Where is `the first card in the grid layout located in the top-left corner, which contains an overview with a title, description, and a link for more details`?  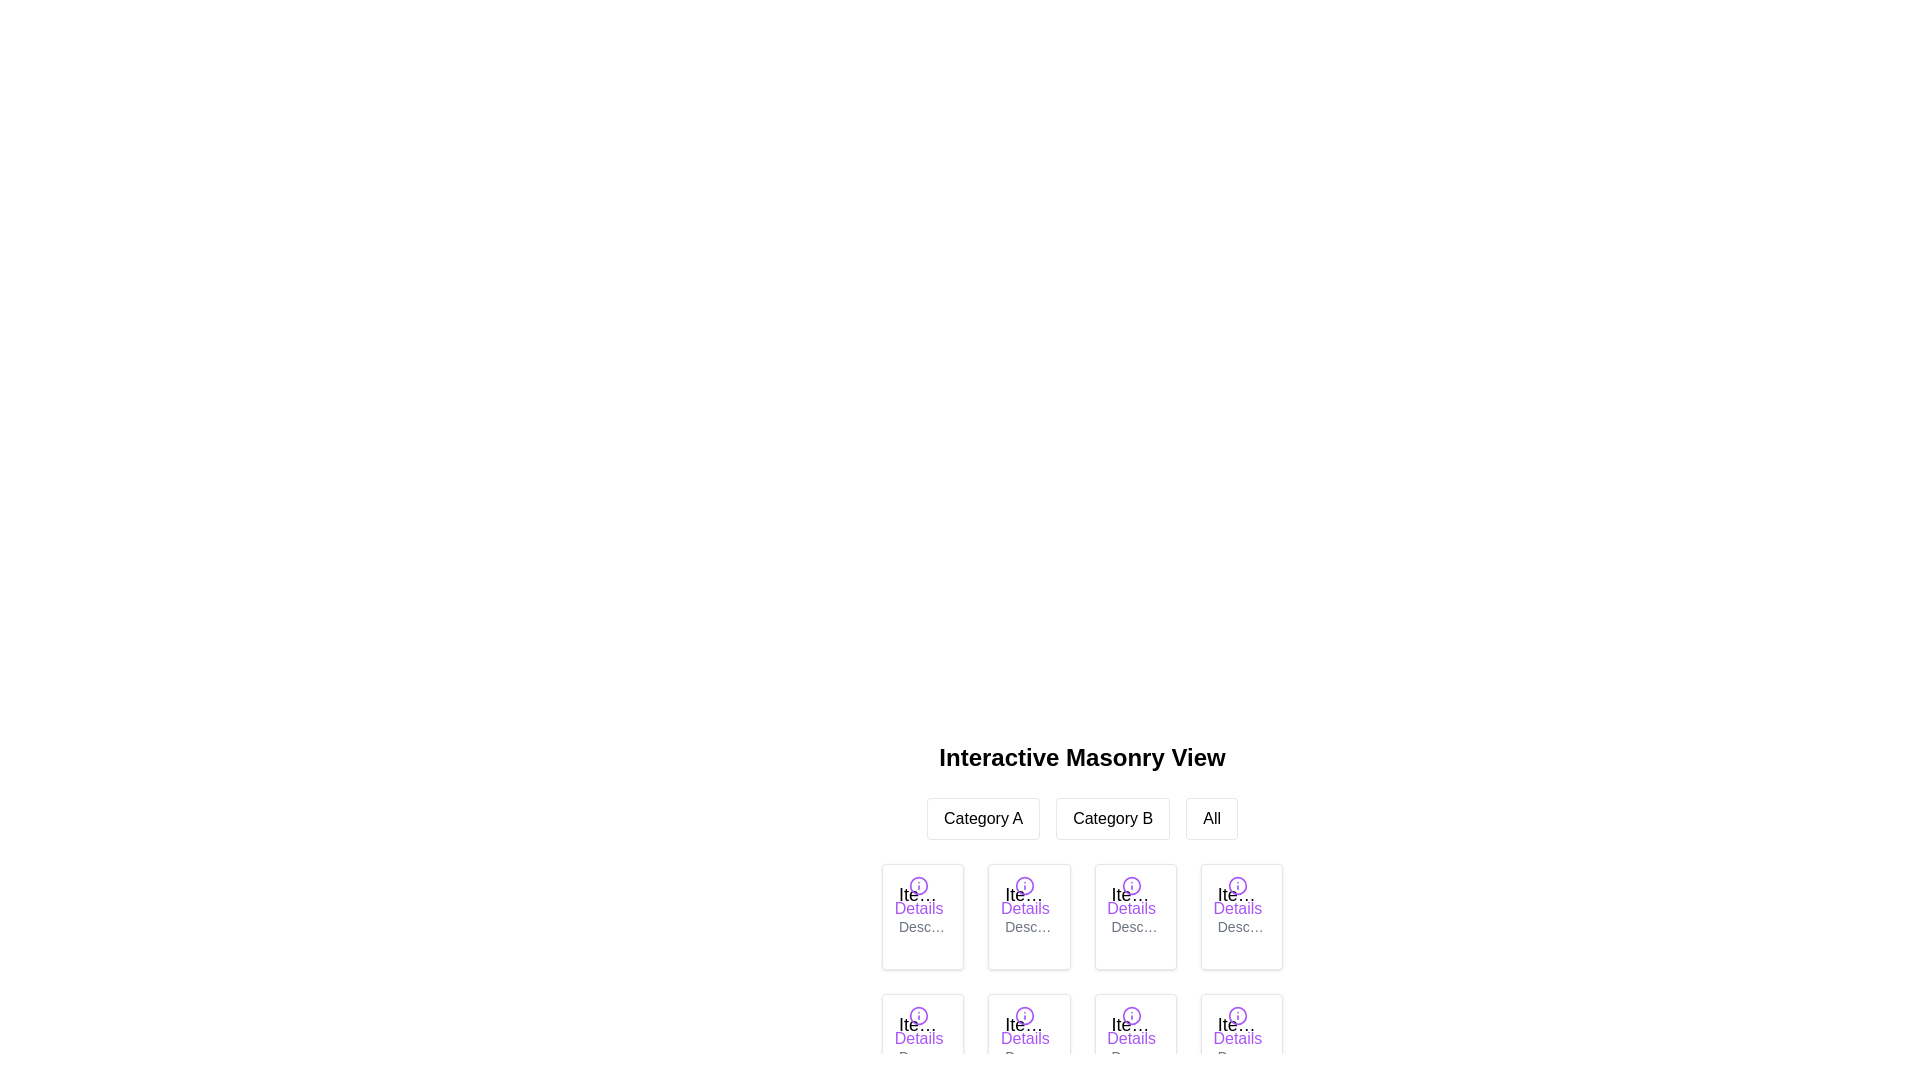 the first card in the grid layout located in the top-left corner, which contains an overview with a title, description, and a link for more details is located at coordinates (922, 917).